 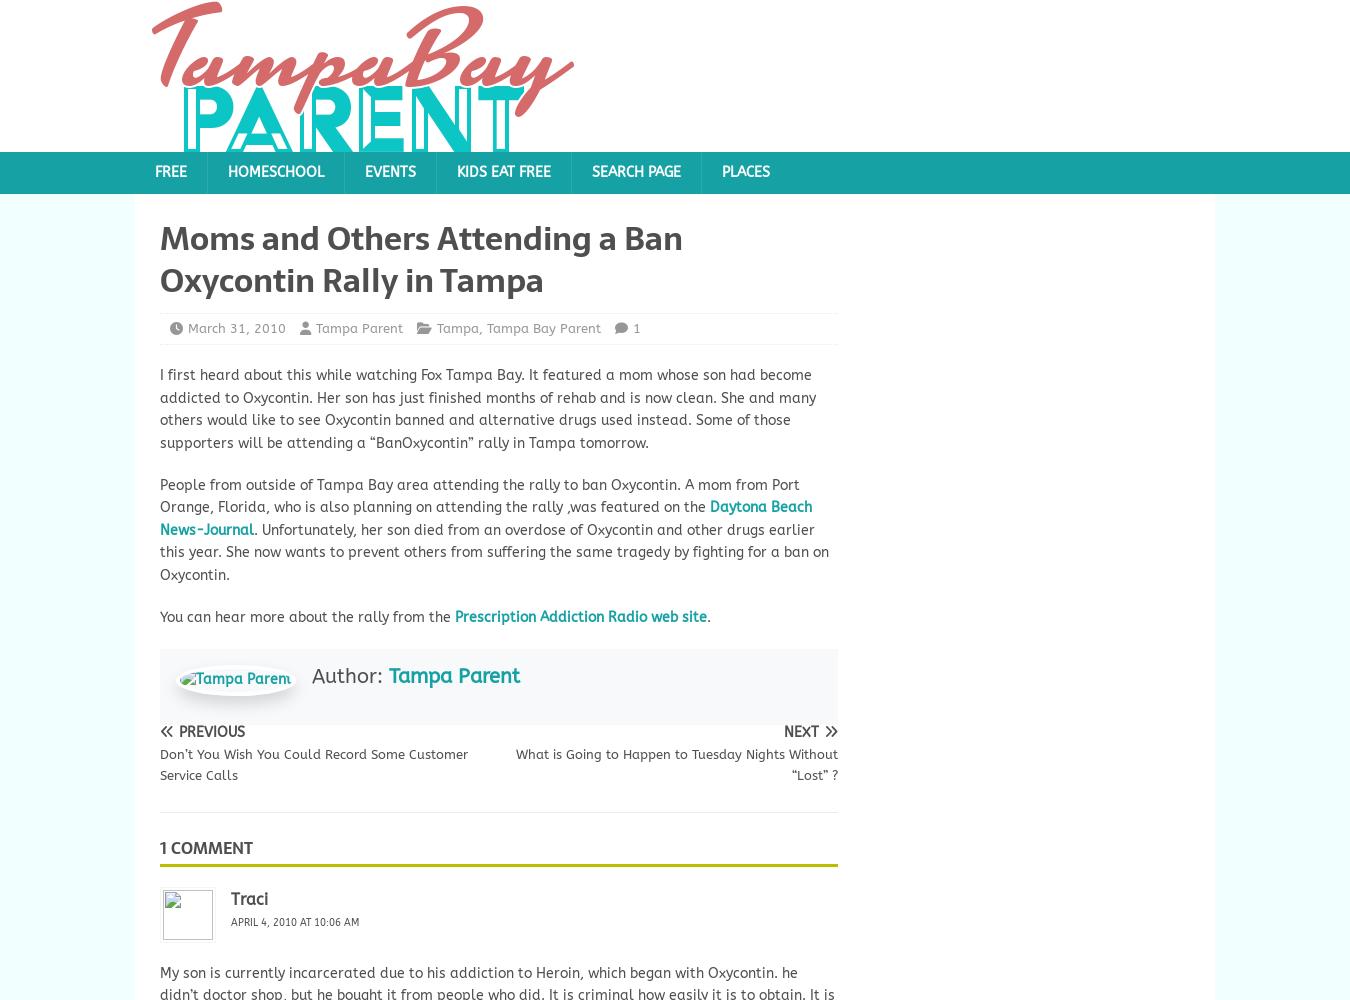 What do you see at coordinates (159, 765) in the screenshot?
I see `'Don’t You Wish You Could Record Some Customer Service Calls'` at bounding box center [159, 765].